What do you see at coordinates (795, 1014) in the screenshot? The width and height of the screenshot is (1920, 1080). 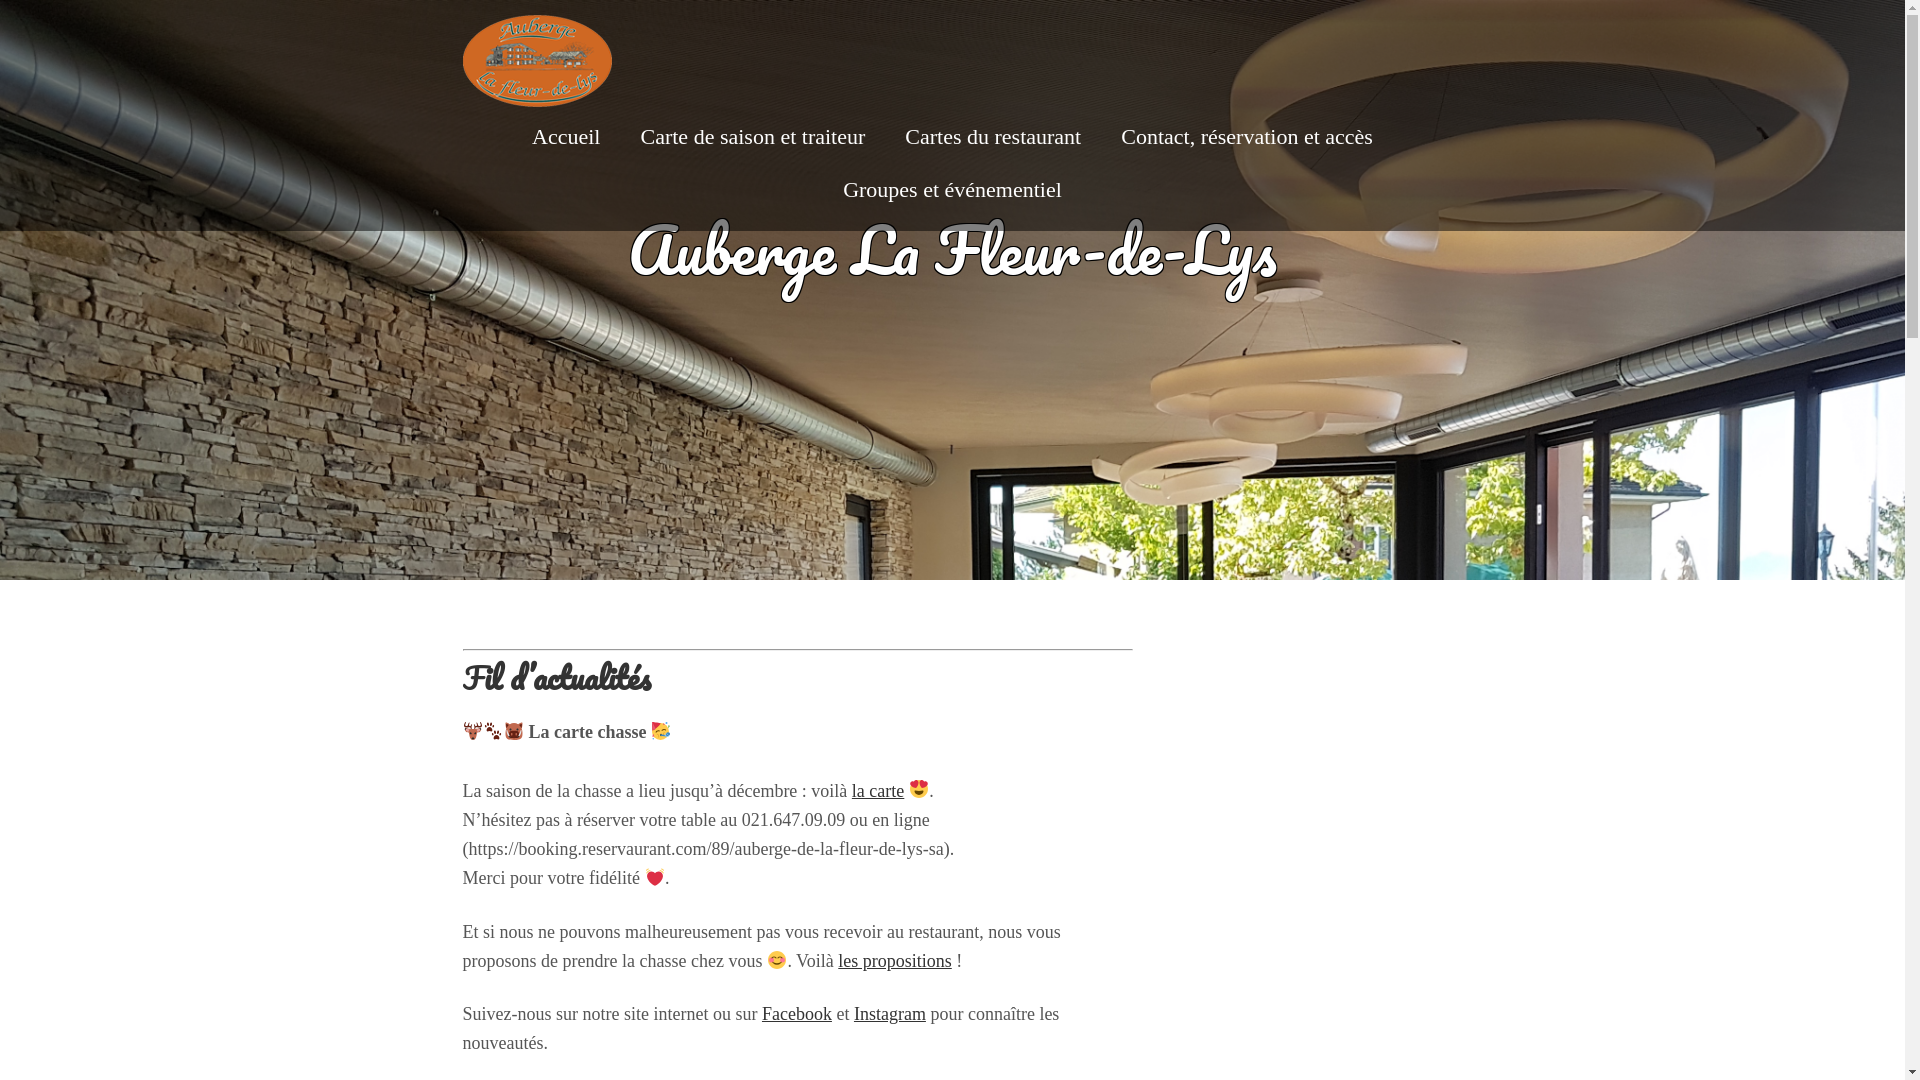 I see `'Facebook'` at bounding box center [795, 1014].